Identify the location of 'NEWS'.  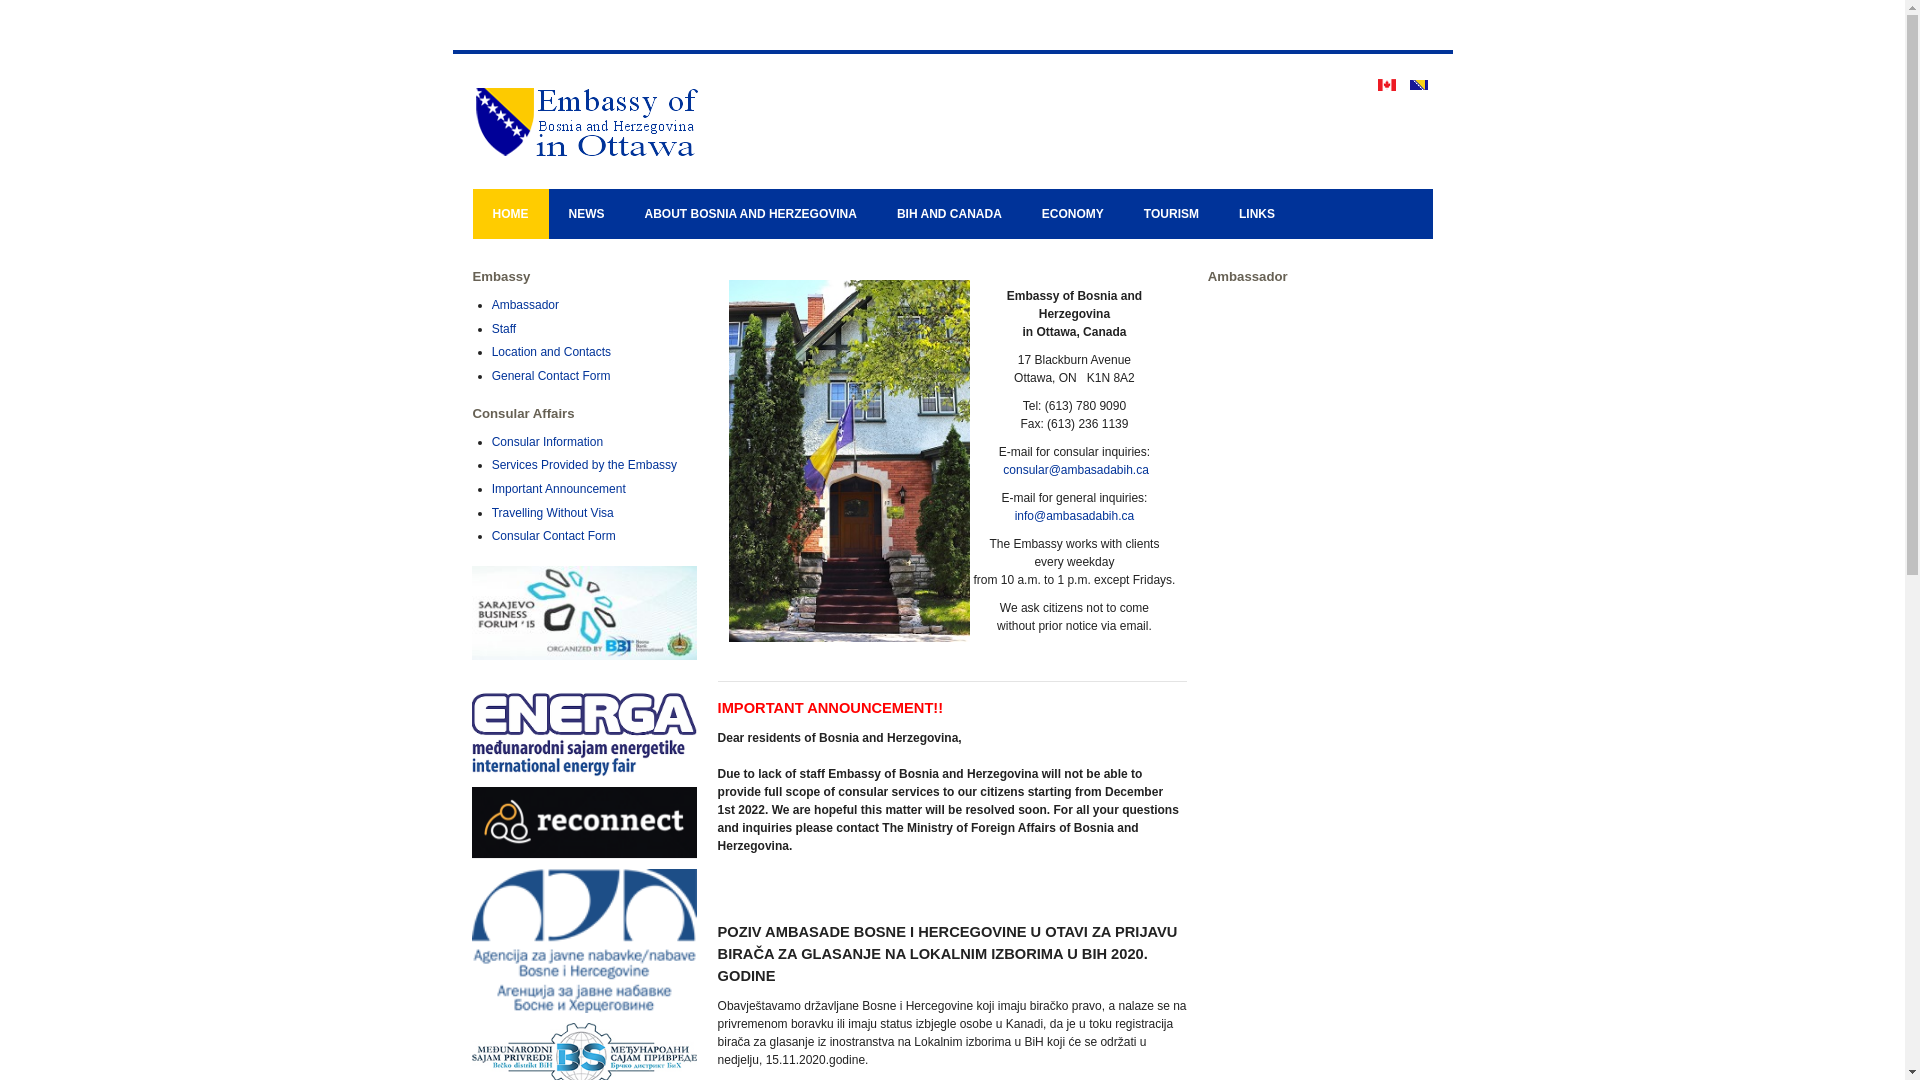
(584, 213).